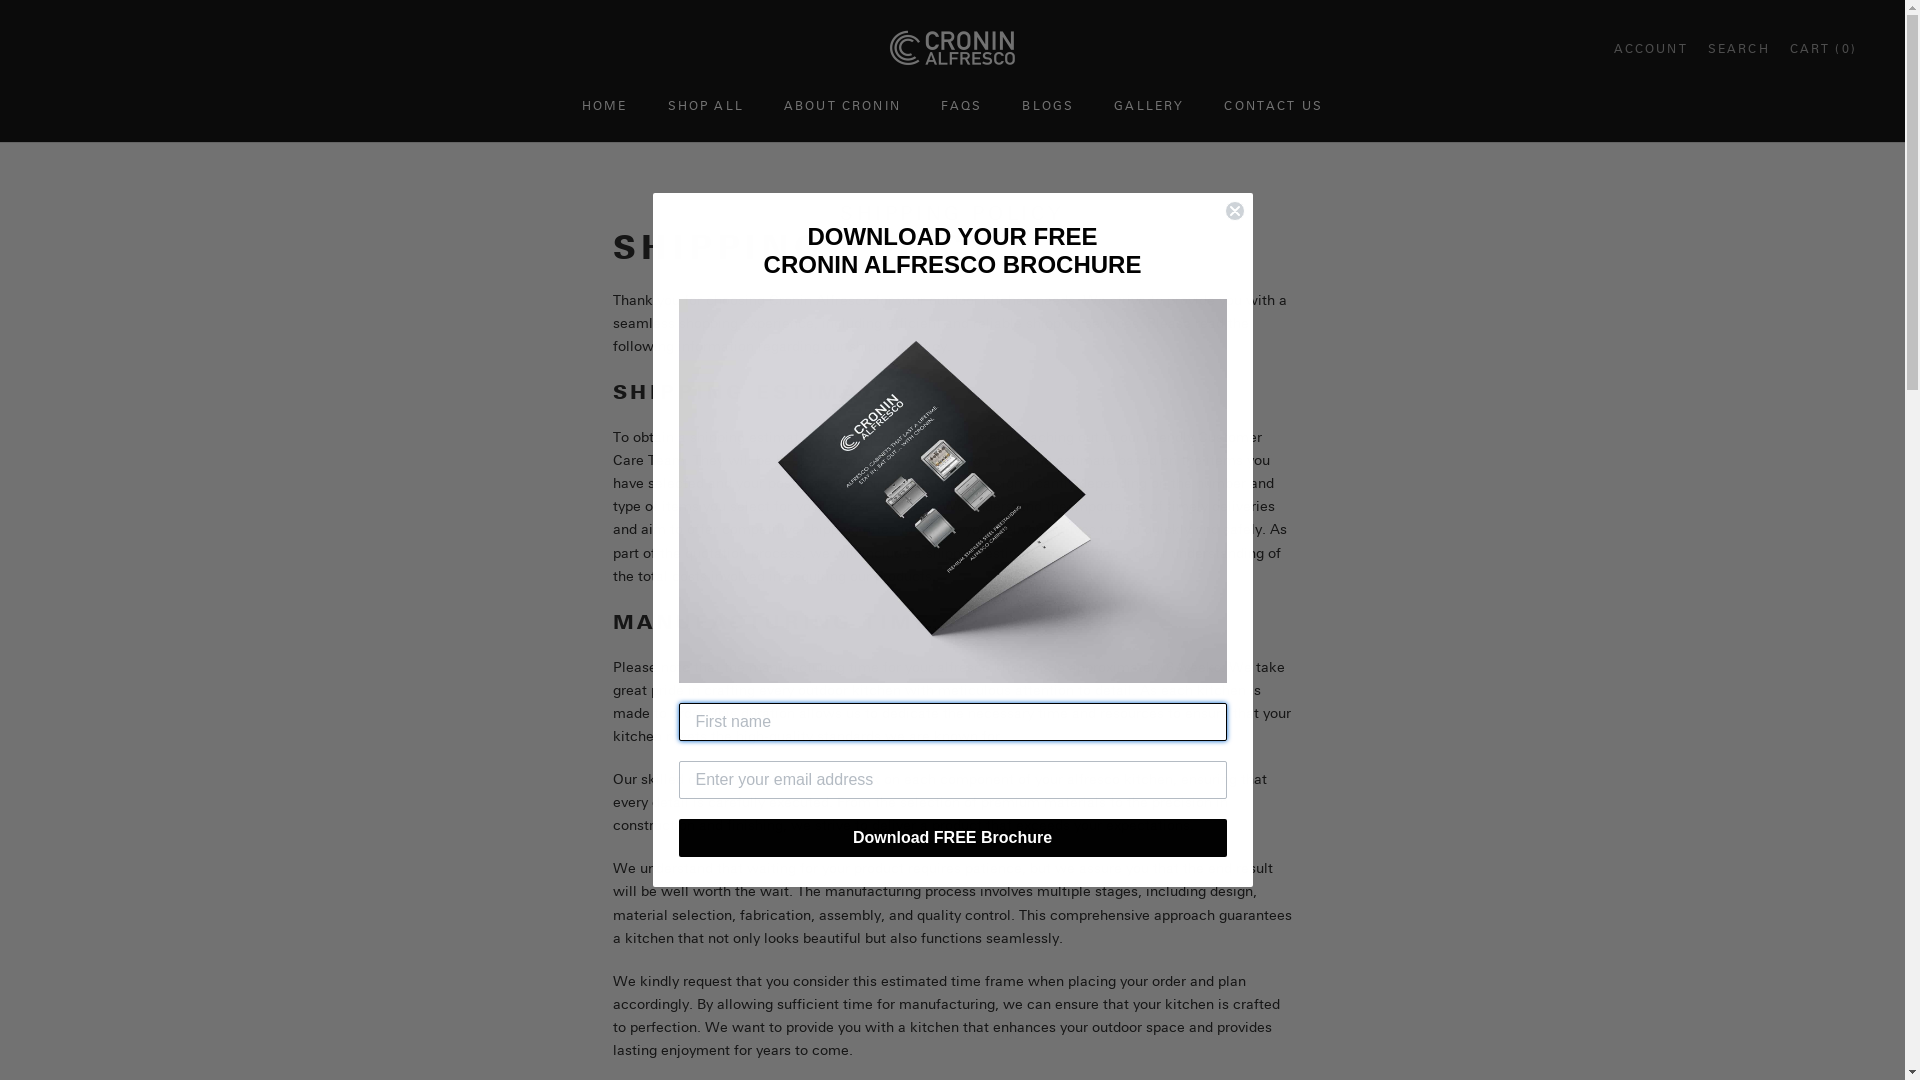 This screenshot has height=1080, width=1920. Describe the element at coordinates (950, 48) in the screenshot. I see `'Cronin Alfresco'` at that location.